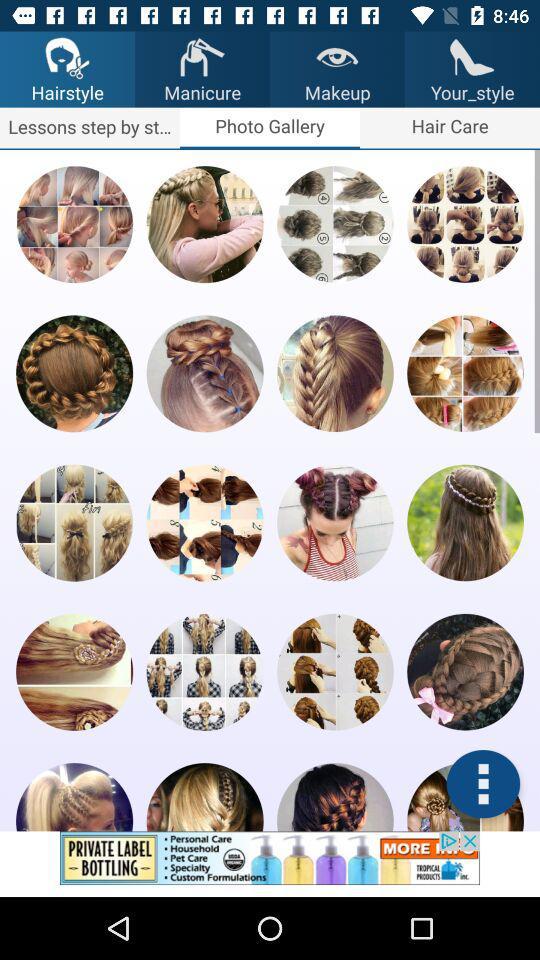 This screenshot has height=960, width=540. I want to click on hairstyles thumbnail, so click(465, 224).